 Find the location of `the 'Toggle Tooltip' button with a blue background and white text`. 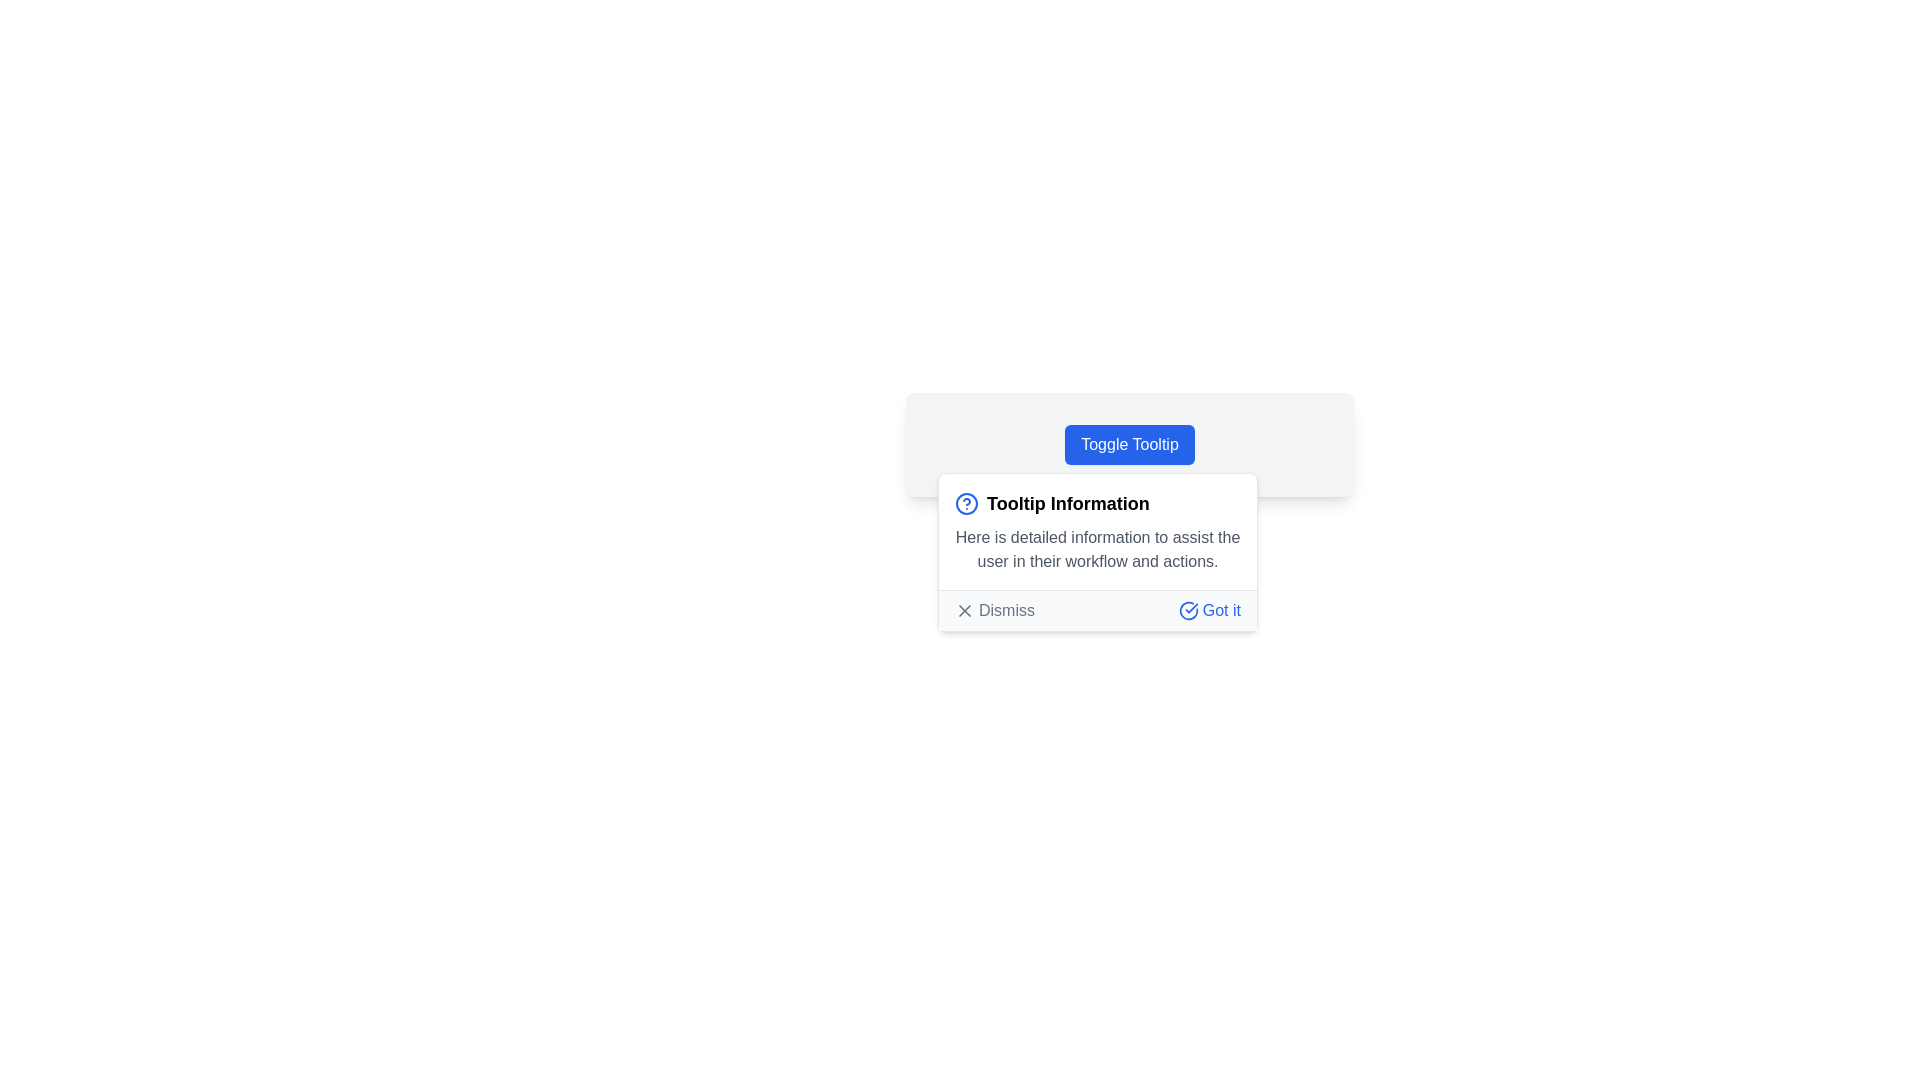

the 'Toggle Tooltip' button with a blue background and white text is located at coordinates (1129, 443).